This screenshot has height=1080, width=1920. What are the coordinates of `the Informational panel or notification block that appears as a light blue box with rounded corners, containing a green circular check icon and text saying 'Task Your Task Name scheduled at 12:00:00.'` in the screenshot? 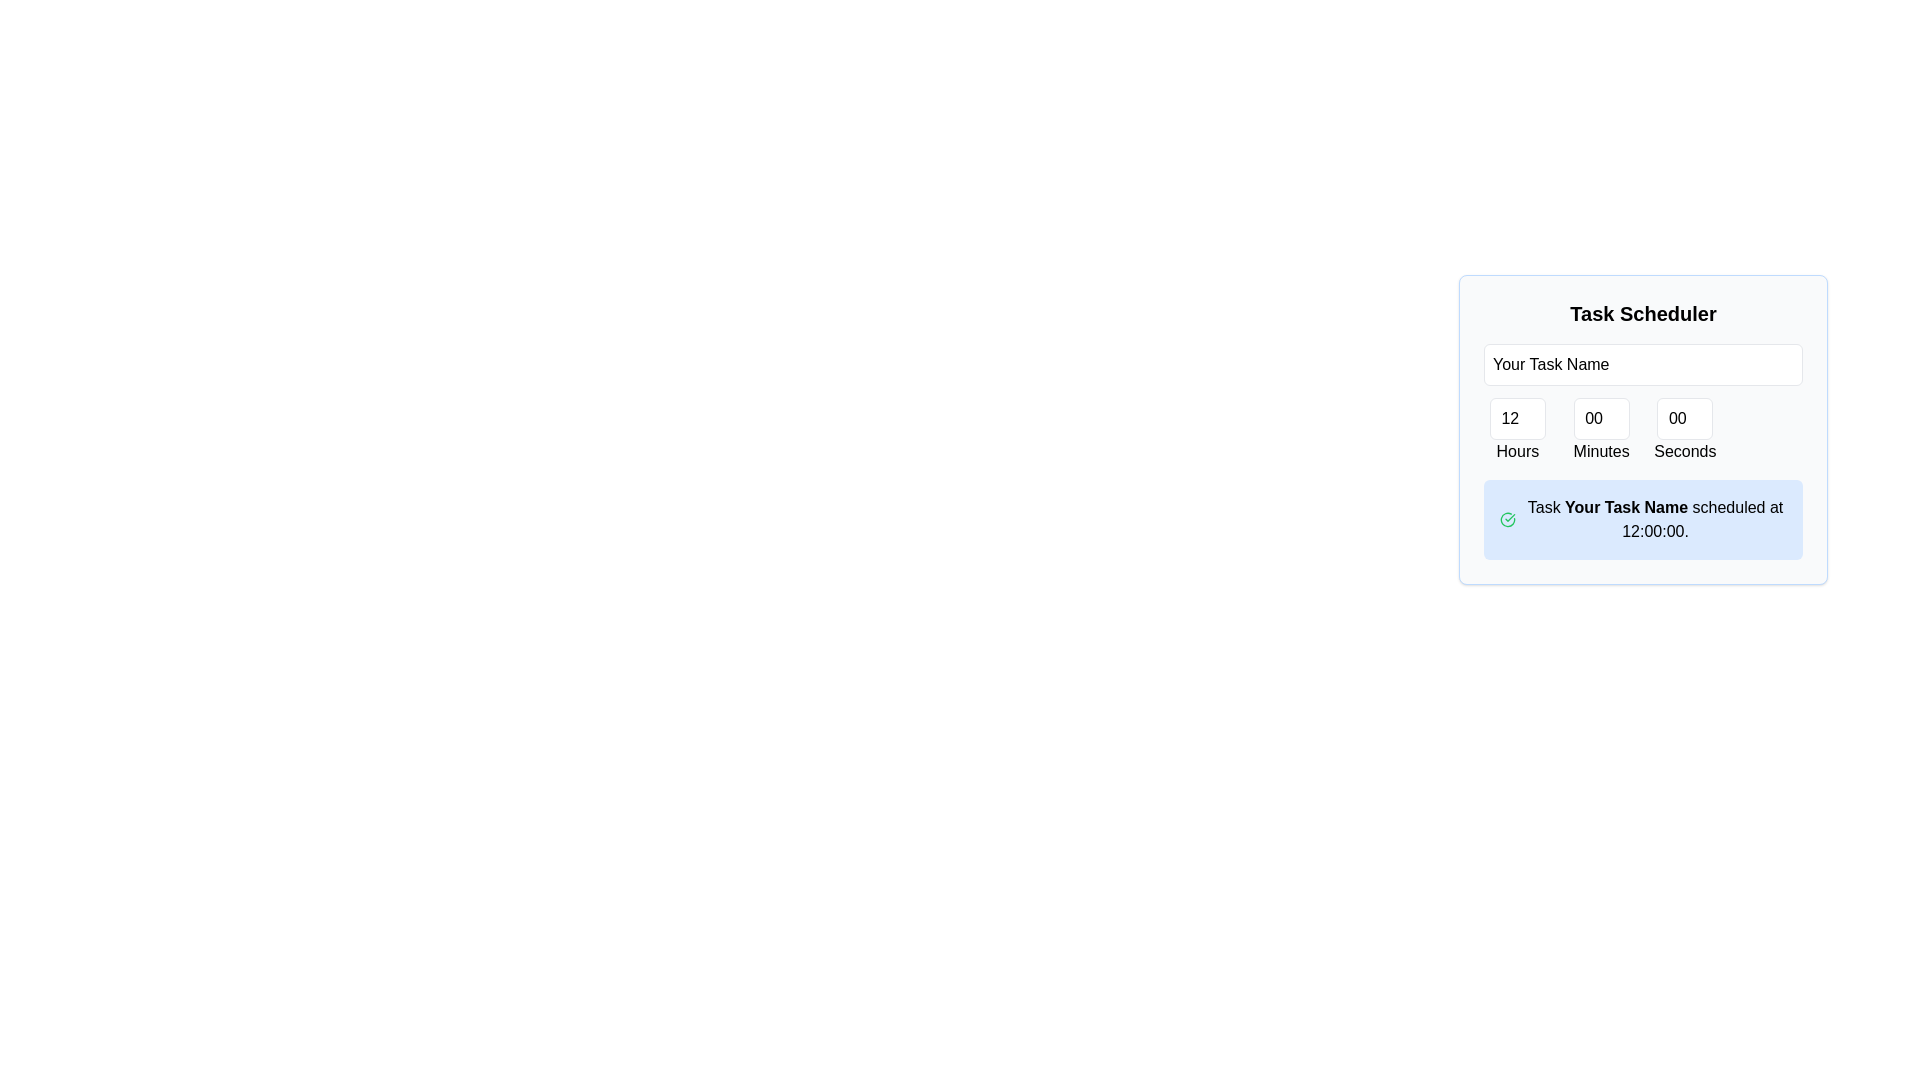 It's located at (1643, 519).